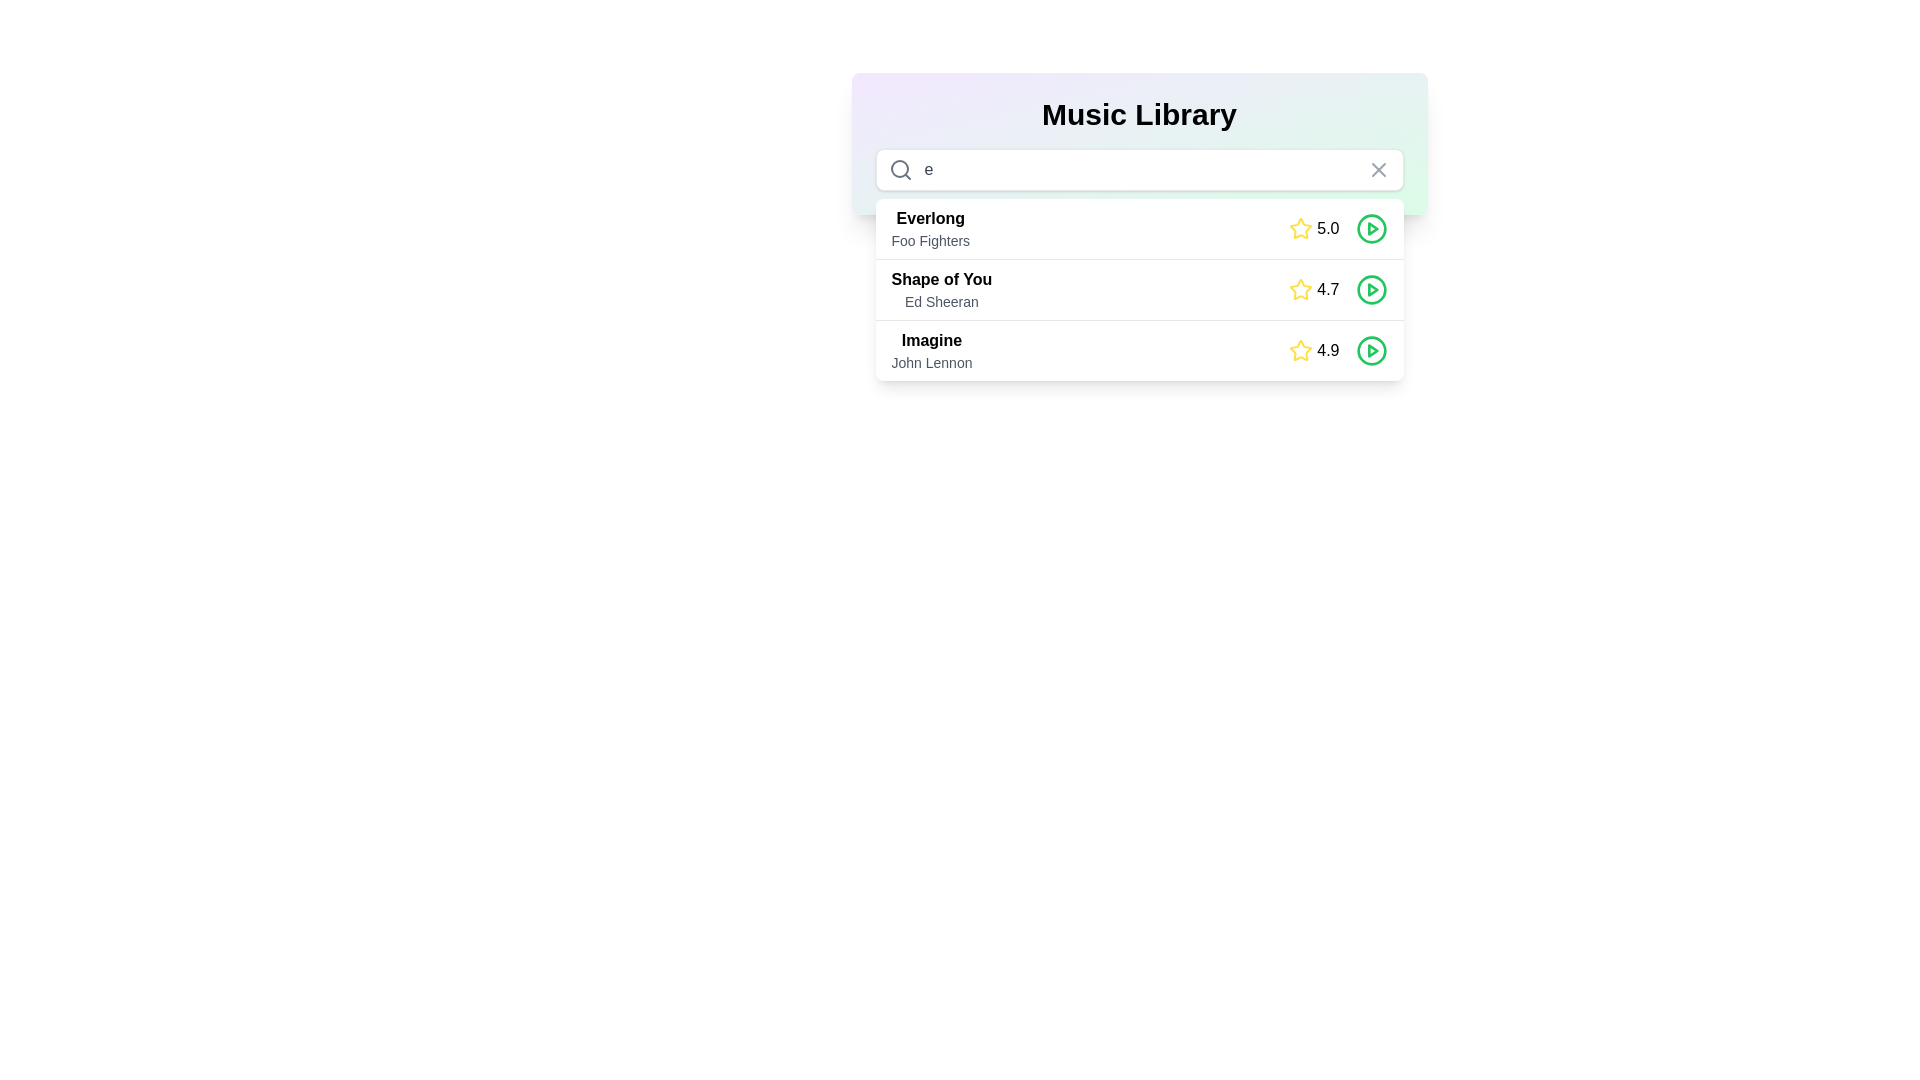 The height and width of the screenshot is (1080, 1920). What do you see at coordinates (1139, 290) in the screenshot?
I see `the green circular play button of the music track entry 'Shape of You' by Ed Sheeran` at bounding box center [1139, 290].